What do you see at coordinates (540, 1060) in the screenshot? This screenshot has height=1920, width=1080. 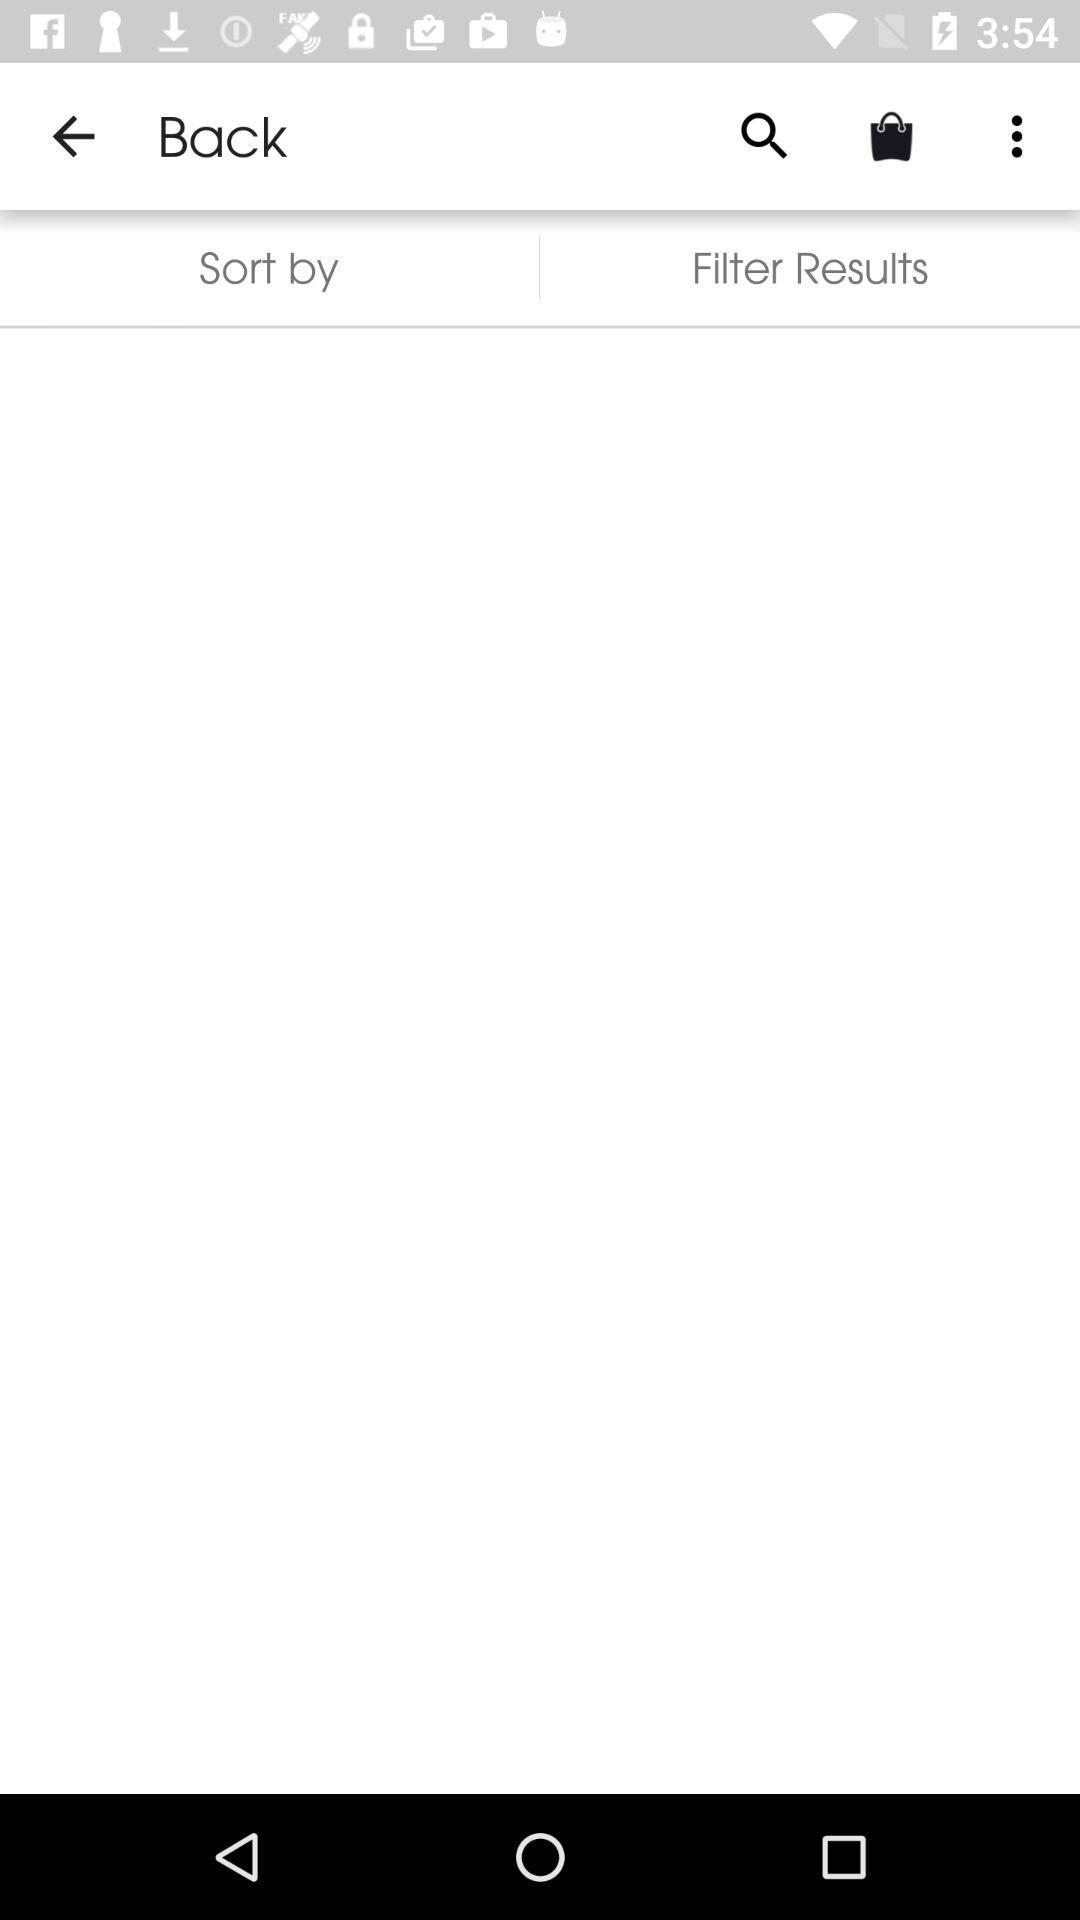 I see `the item at the center` at bounding box center [540, 1060].